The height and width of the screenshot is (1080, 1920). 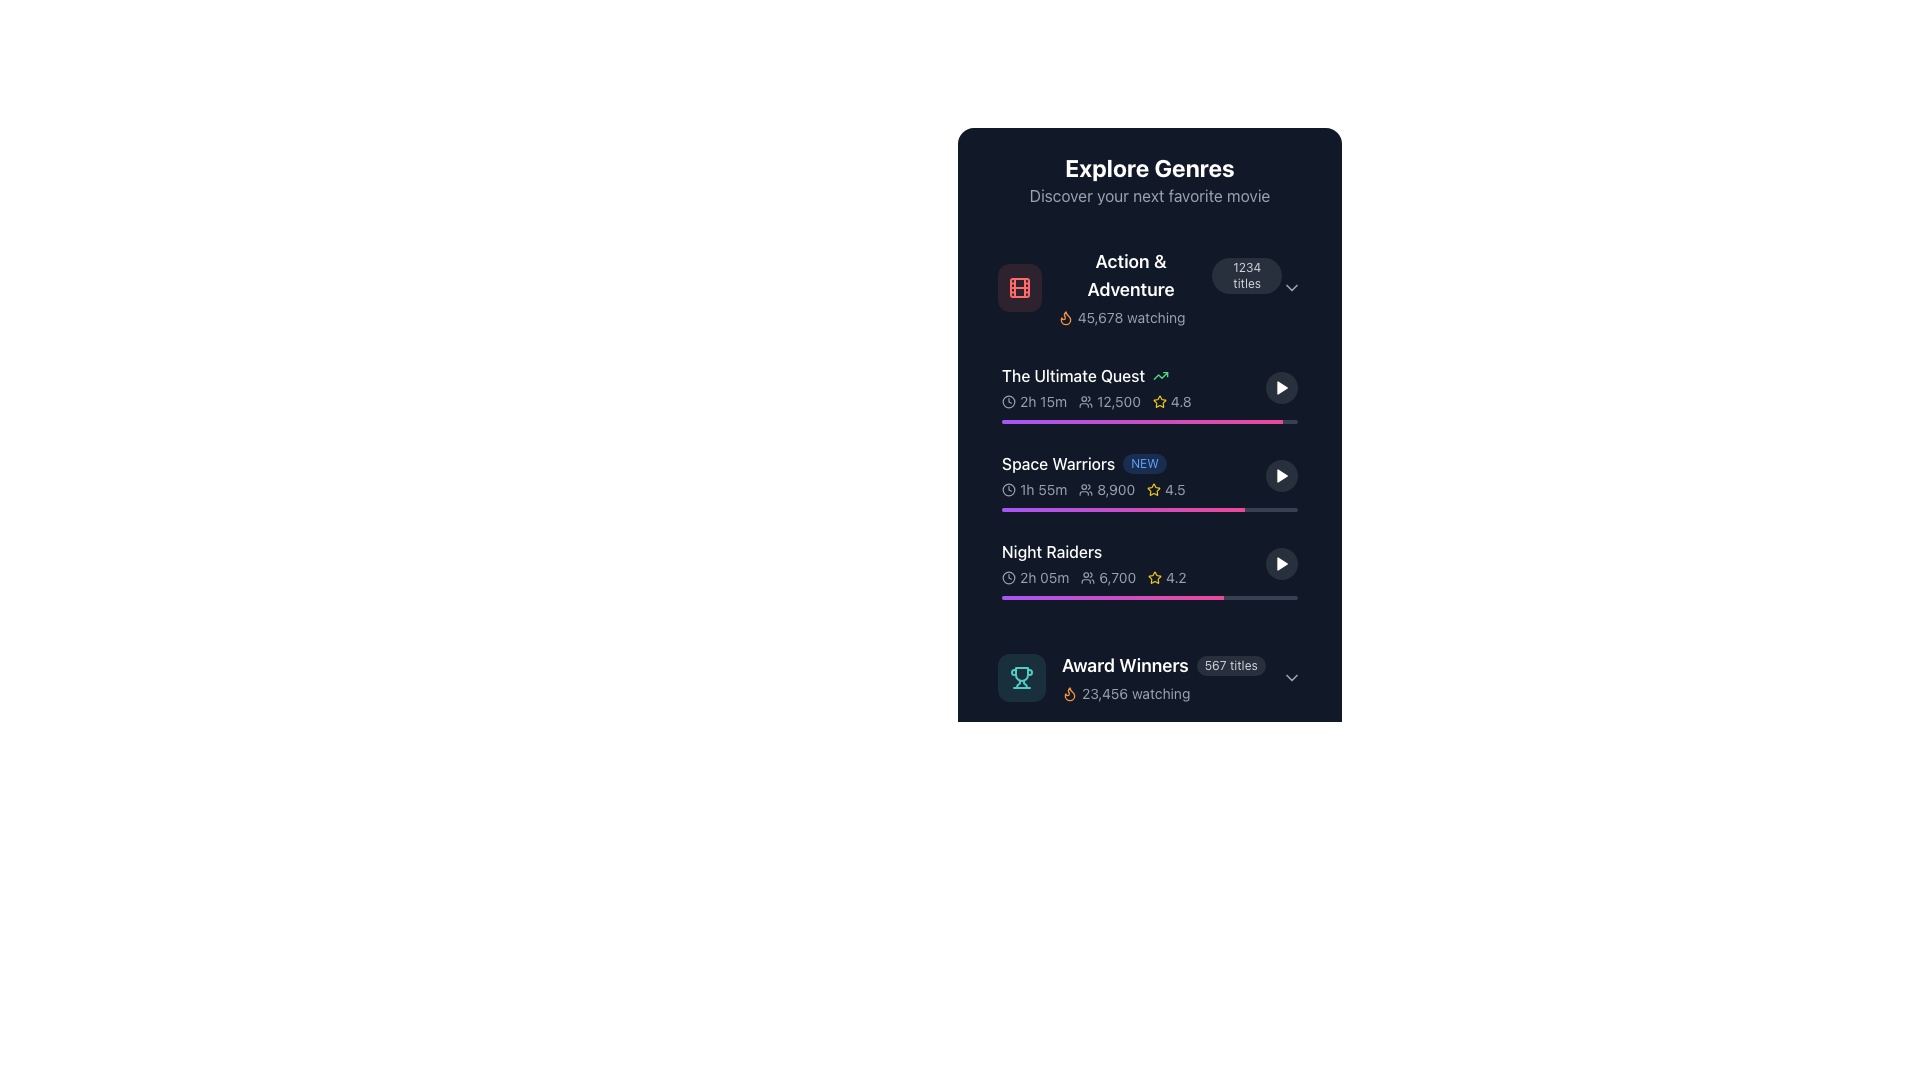 What do you see at coordinates (1281, 475) in the screenshot?
I see `the small triangular play button icon, styled with a white fill and bordered by a circular transparent background, located at the far right of the row containing the movie title 'Space Warriors', to initiate playback` at bounding box center [1281, 475].